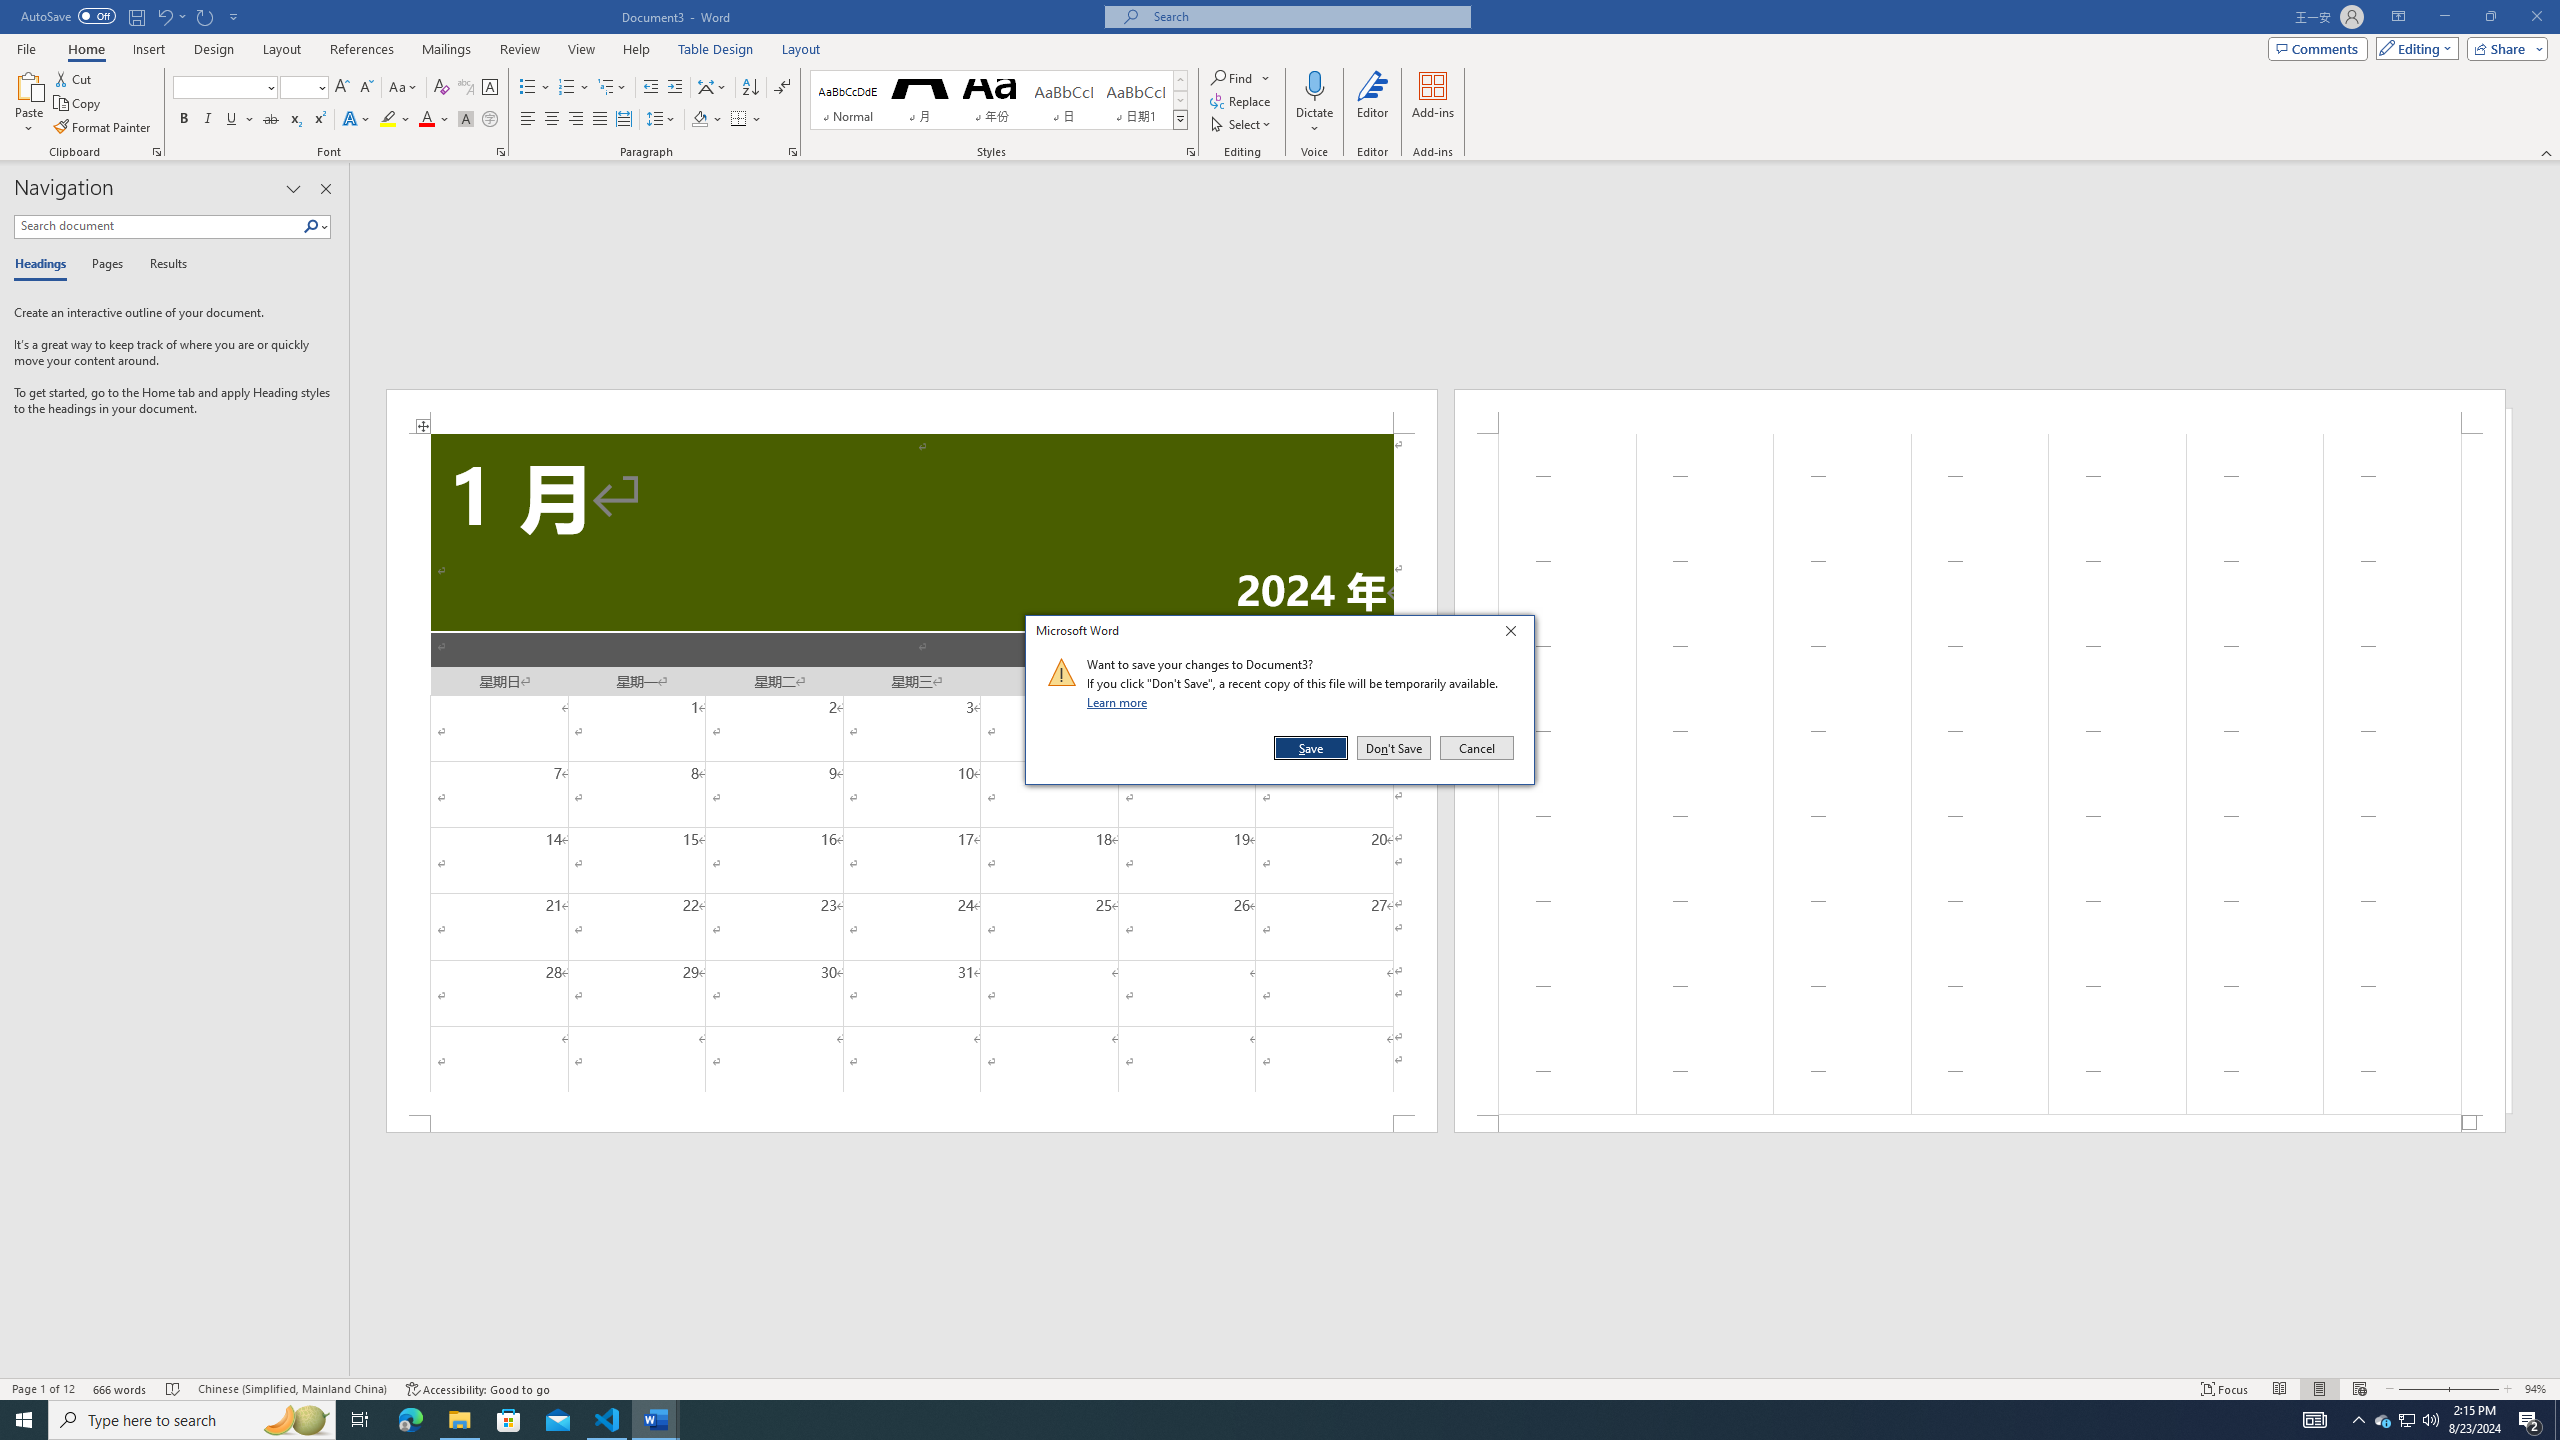 Image resolution: width=2560 pixels, height=1440 pixels. Describe the element at coordinates (73, 78) in the screenshot. I see `'Cut'` at that location.